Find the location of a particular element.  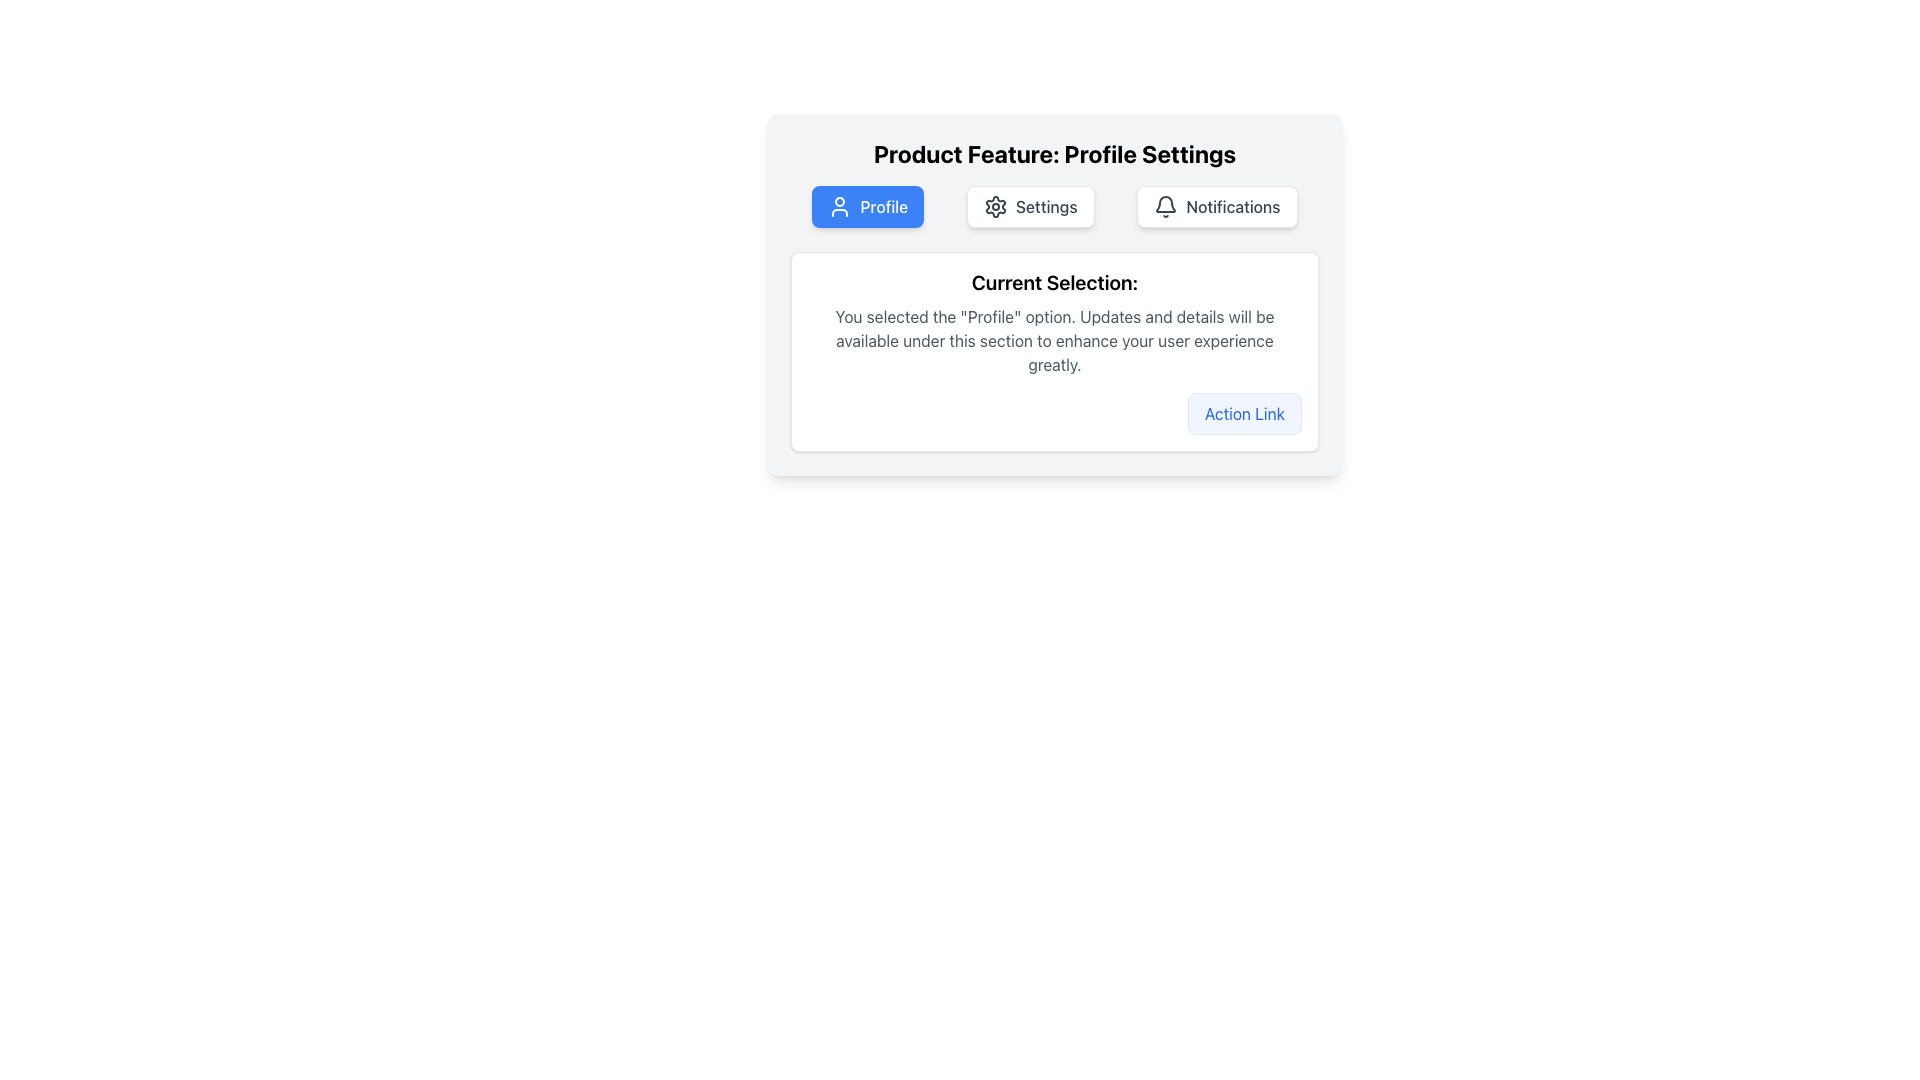

the 'Settings' icon, which is a vector graphic located to the left of the 'Settings' text within the button is located at coordinates (995, 207).